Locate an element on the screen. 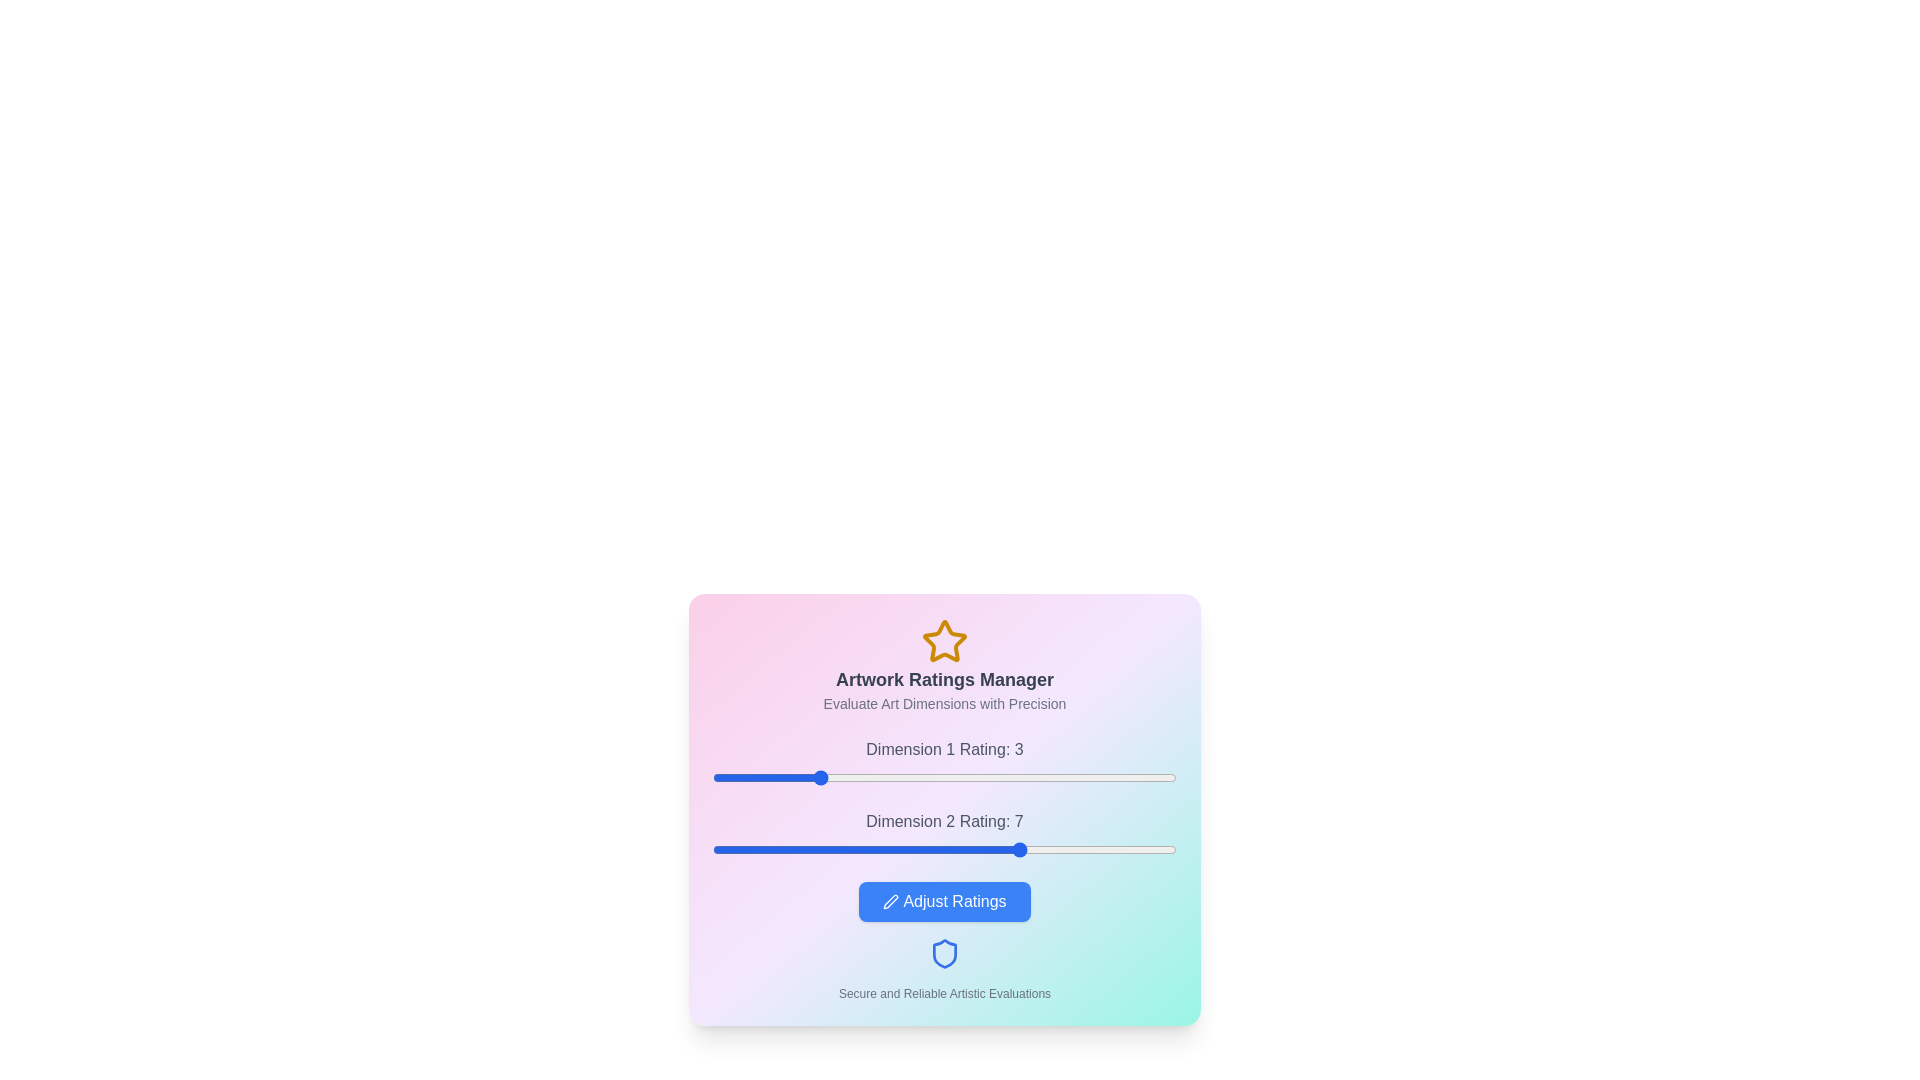 The width and height of the screenshot is (1920, 1080). 'Adjust Ratings' button is located at coordinates (944, 902).